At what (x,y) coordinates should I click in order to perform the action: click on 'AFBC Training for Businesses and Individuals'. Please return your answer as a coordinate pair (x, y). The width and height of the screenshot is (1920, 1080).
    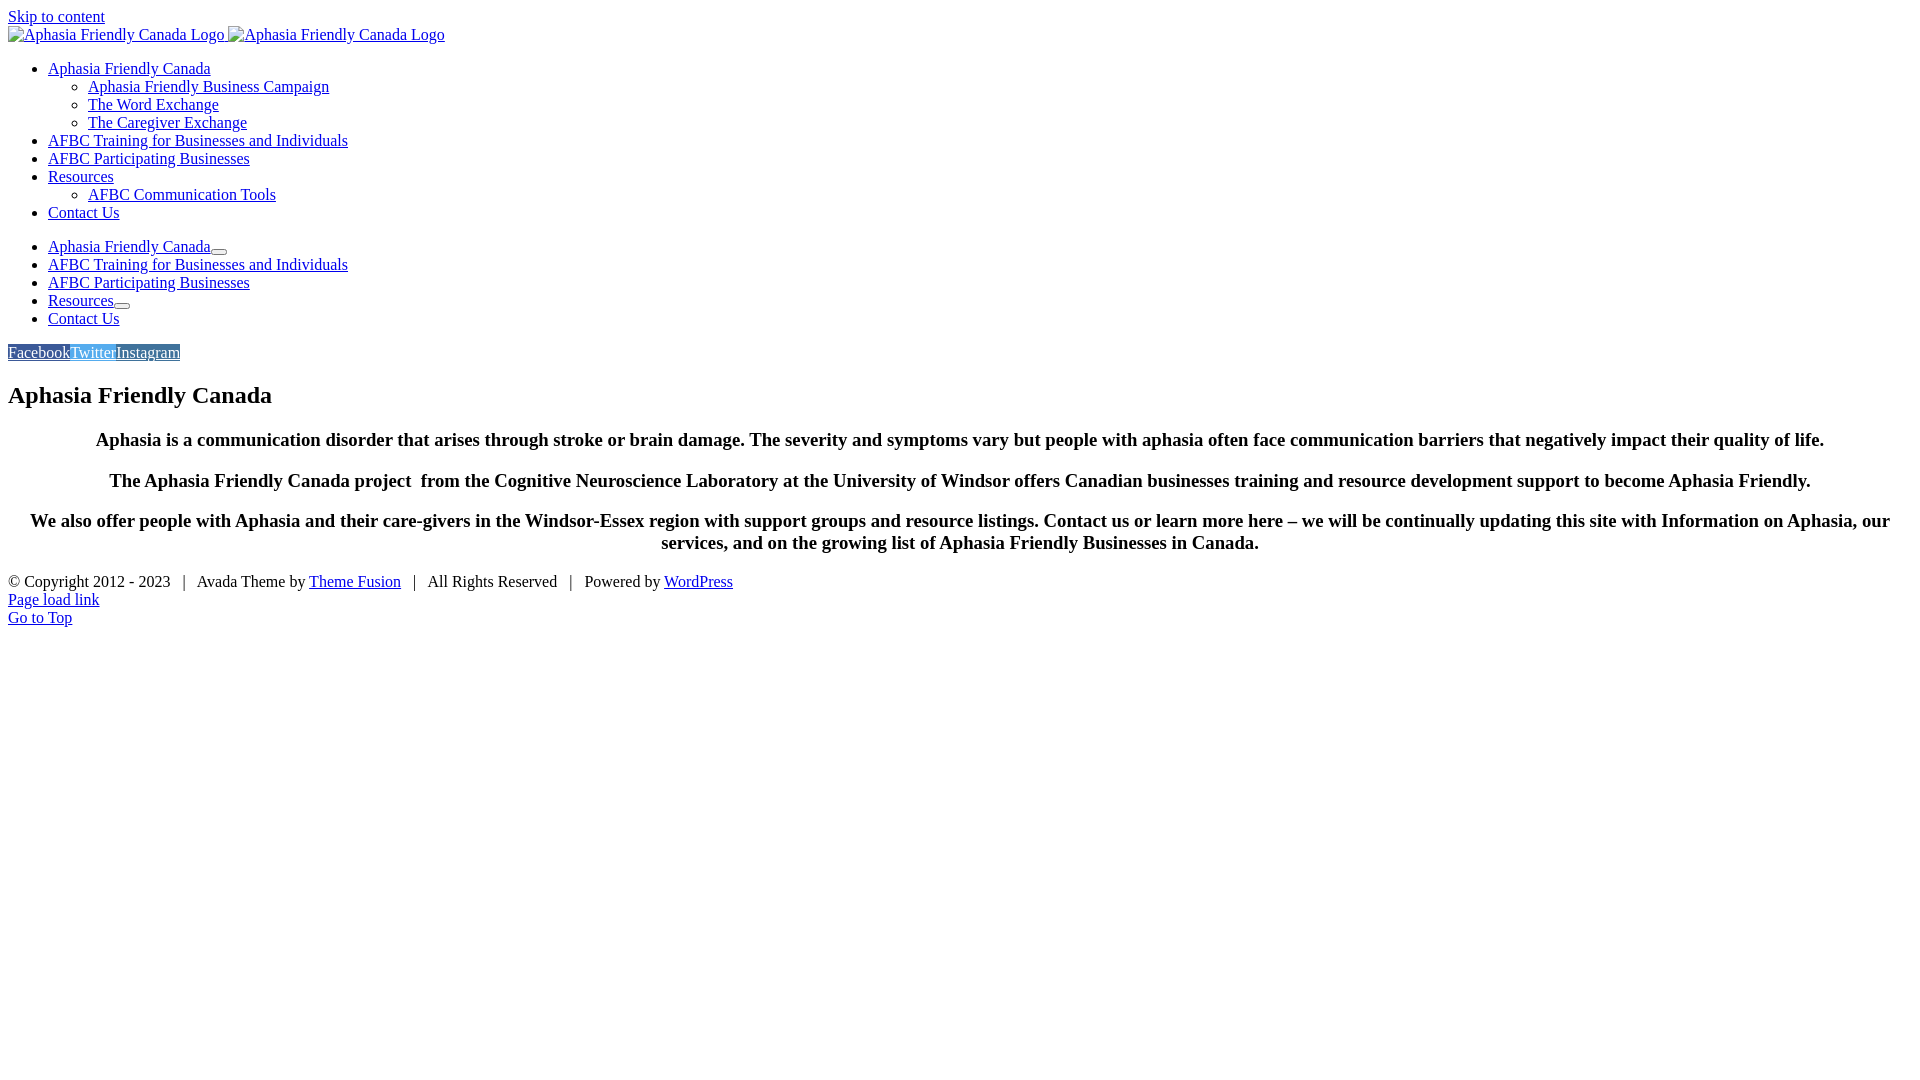
    Looking at the image, I should click on (197, 139).